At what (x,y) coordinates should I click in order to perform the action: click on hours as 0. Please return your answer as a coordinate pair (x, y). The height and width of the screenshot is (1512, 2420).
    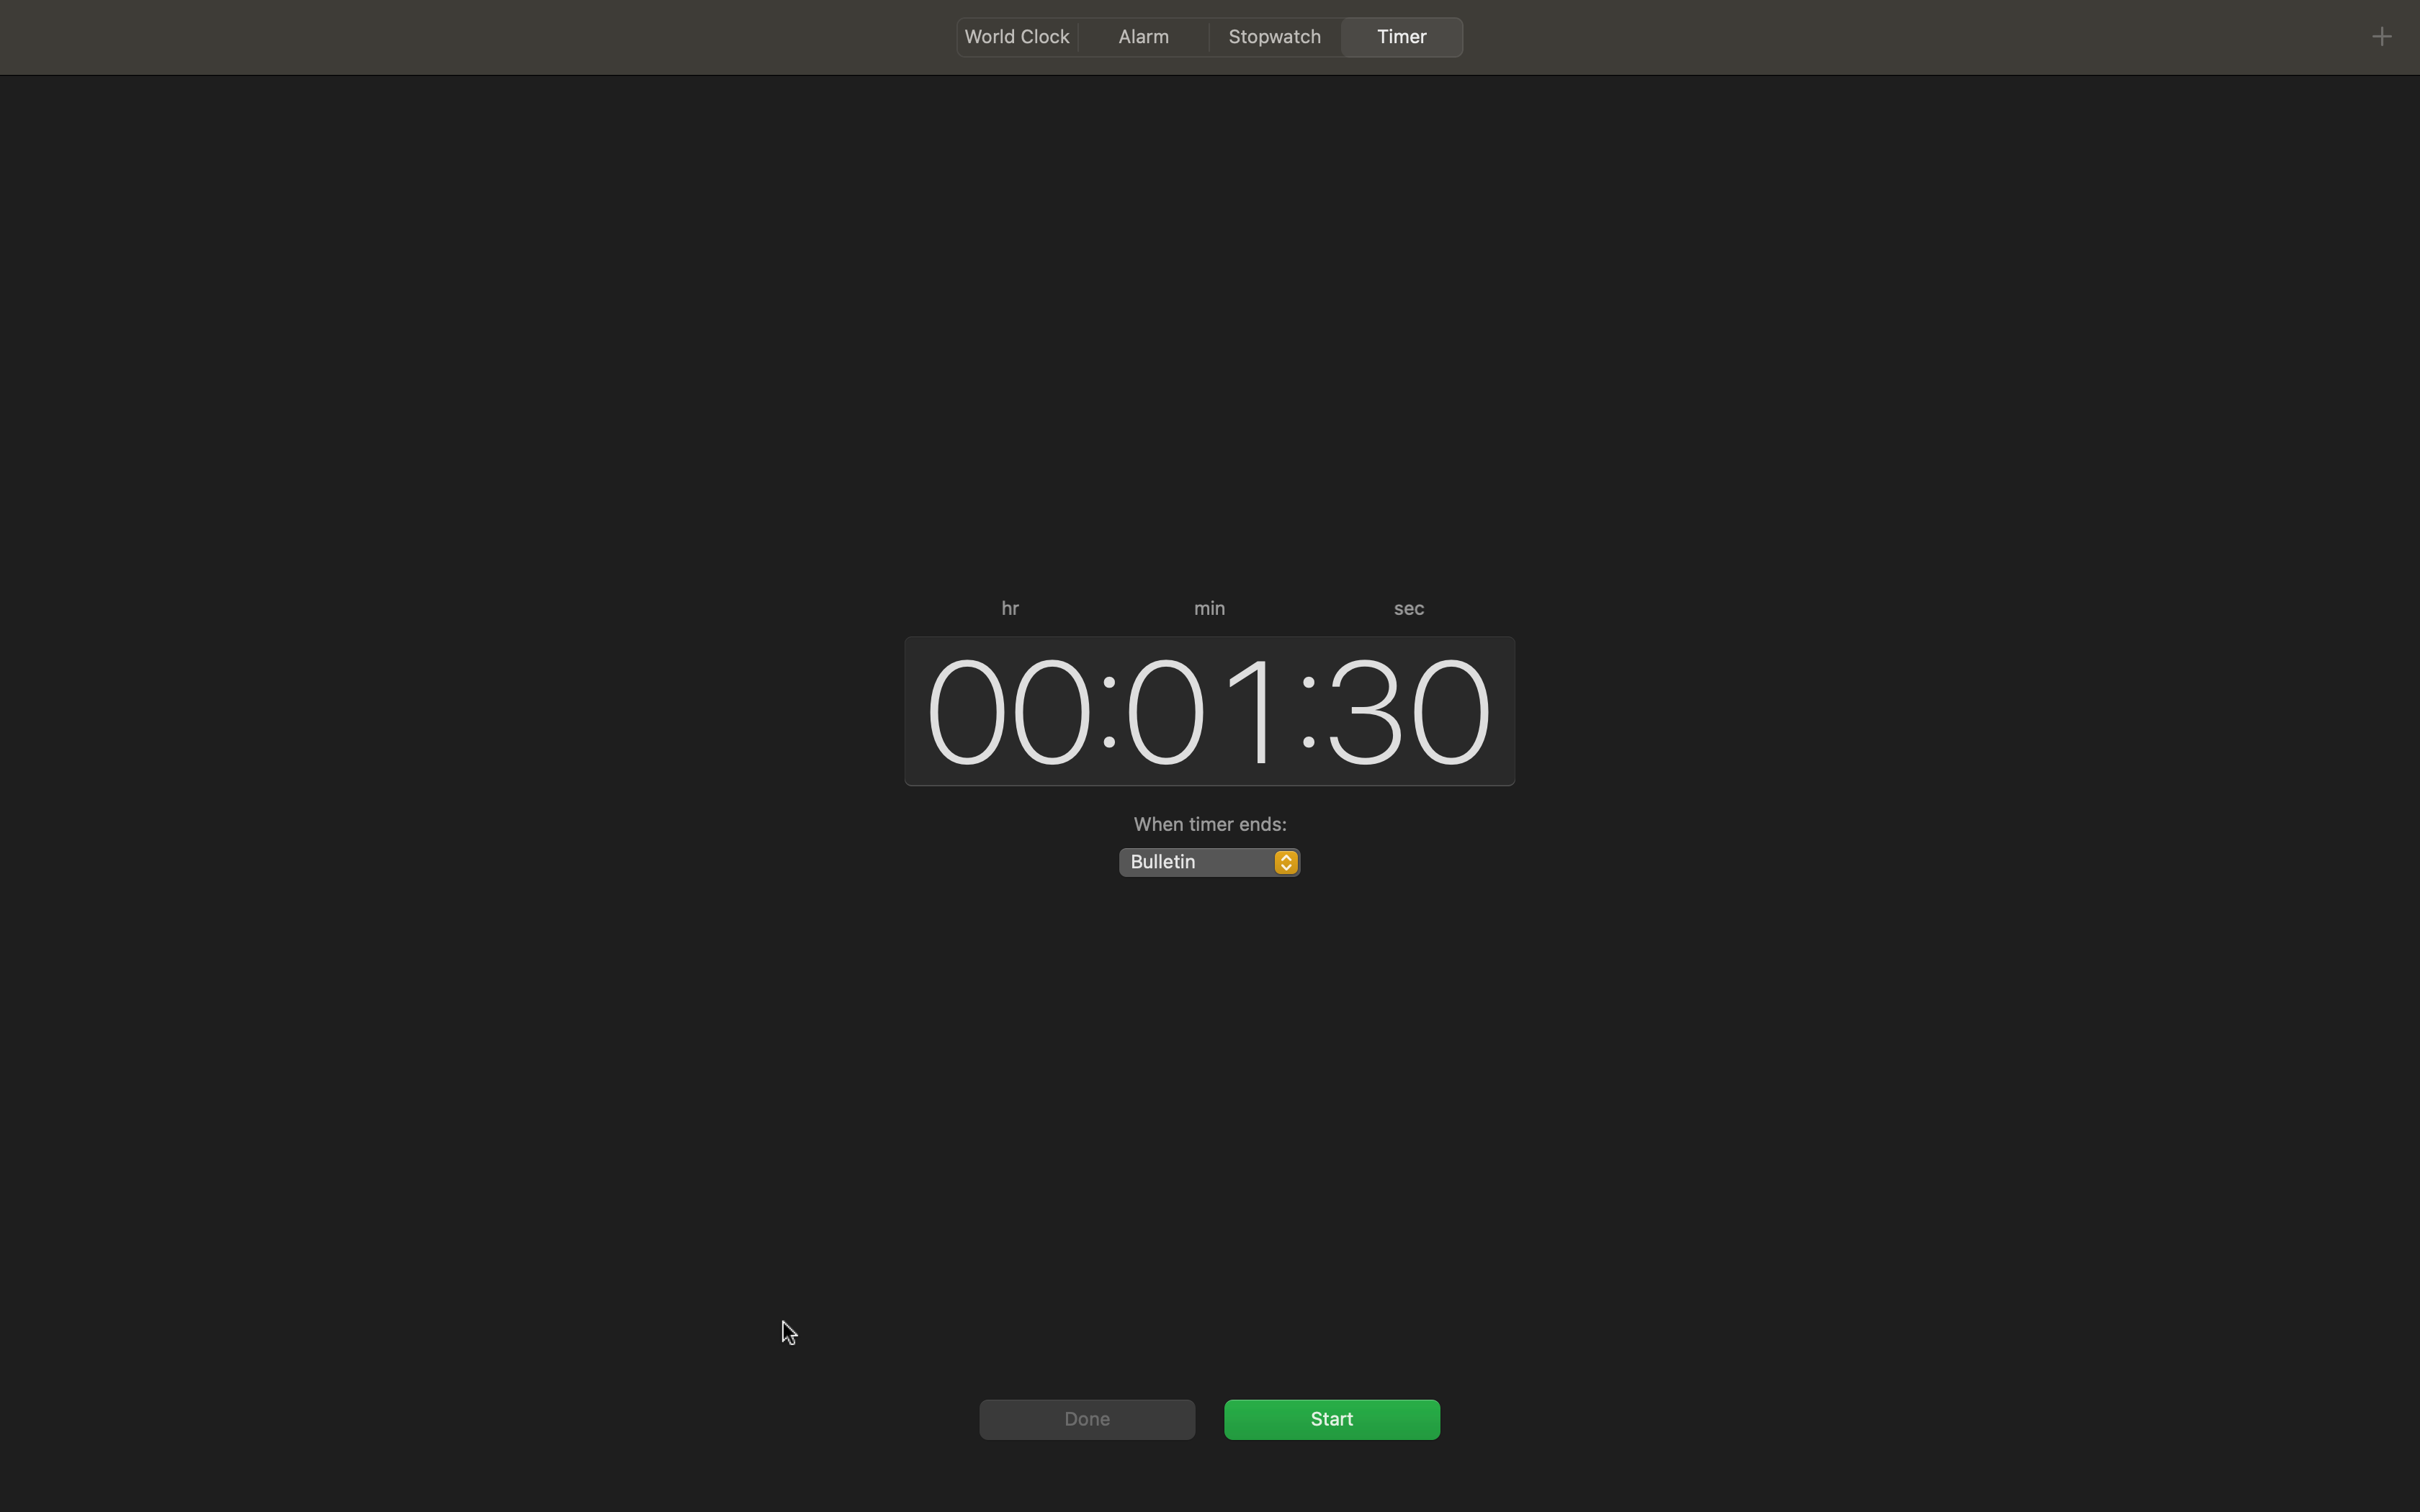
    Looking at the image, I should click on (1000, 707).